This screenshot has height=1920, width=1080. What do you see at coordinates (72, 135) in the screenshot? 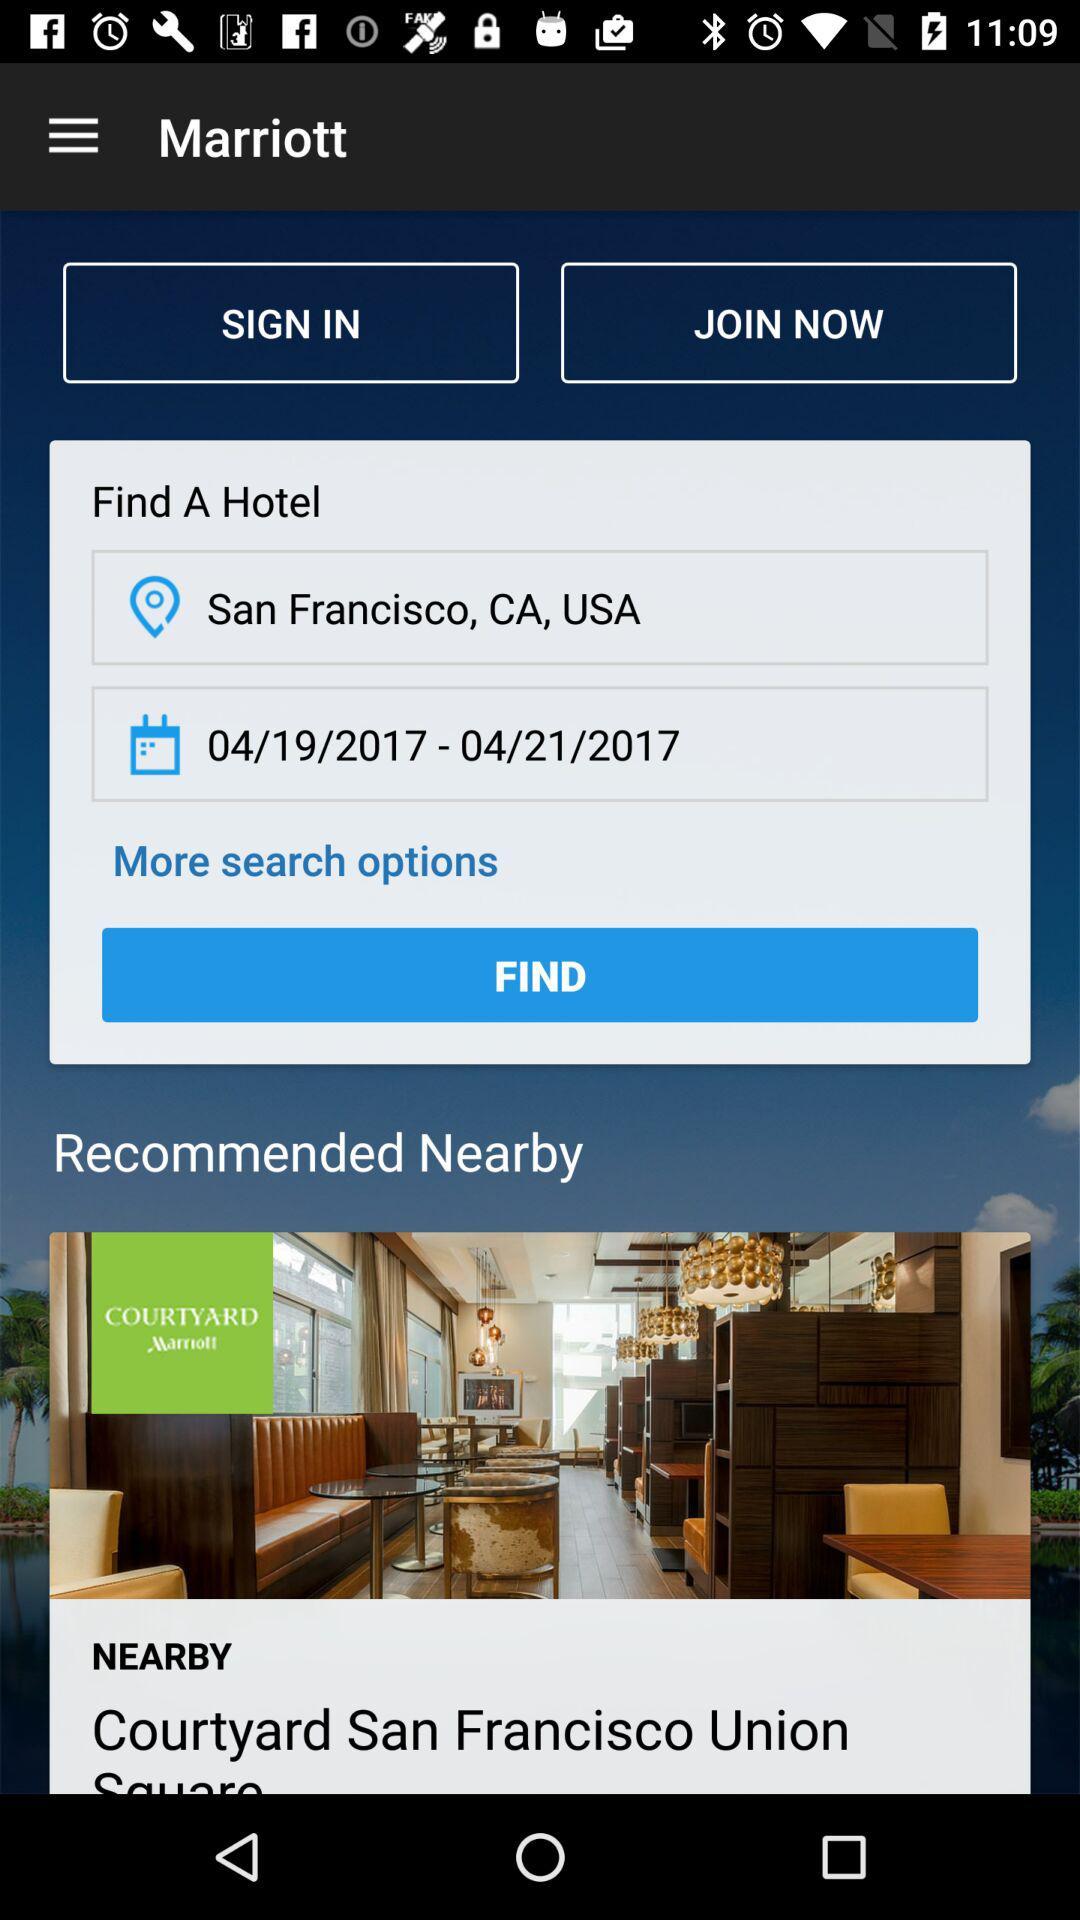
I see `app next to marriott` at bounding box center [72, 135].